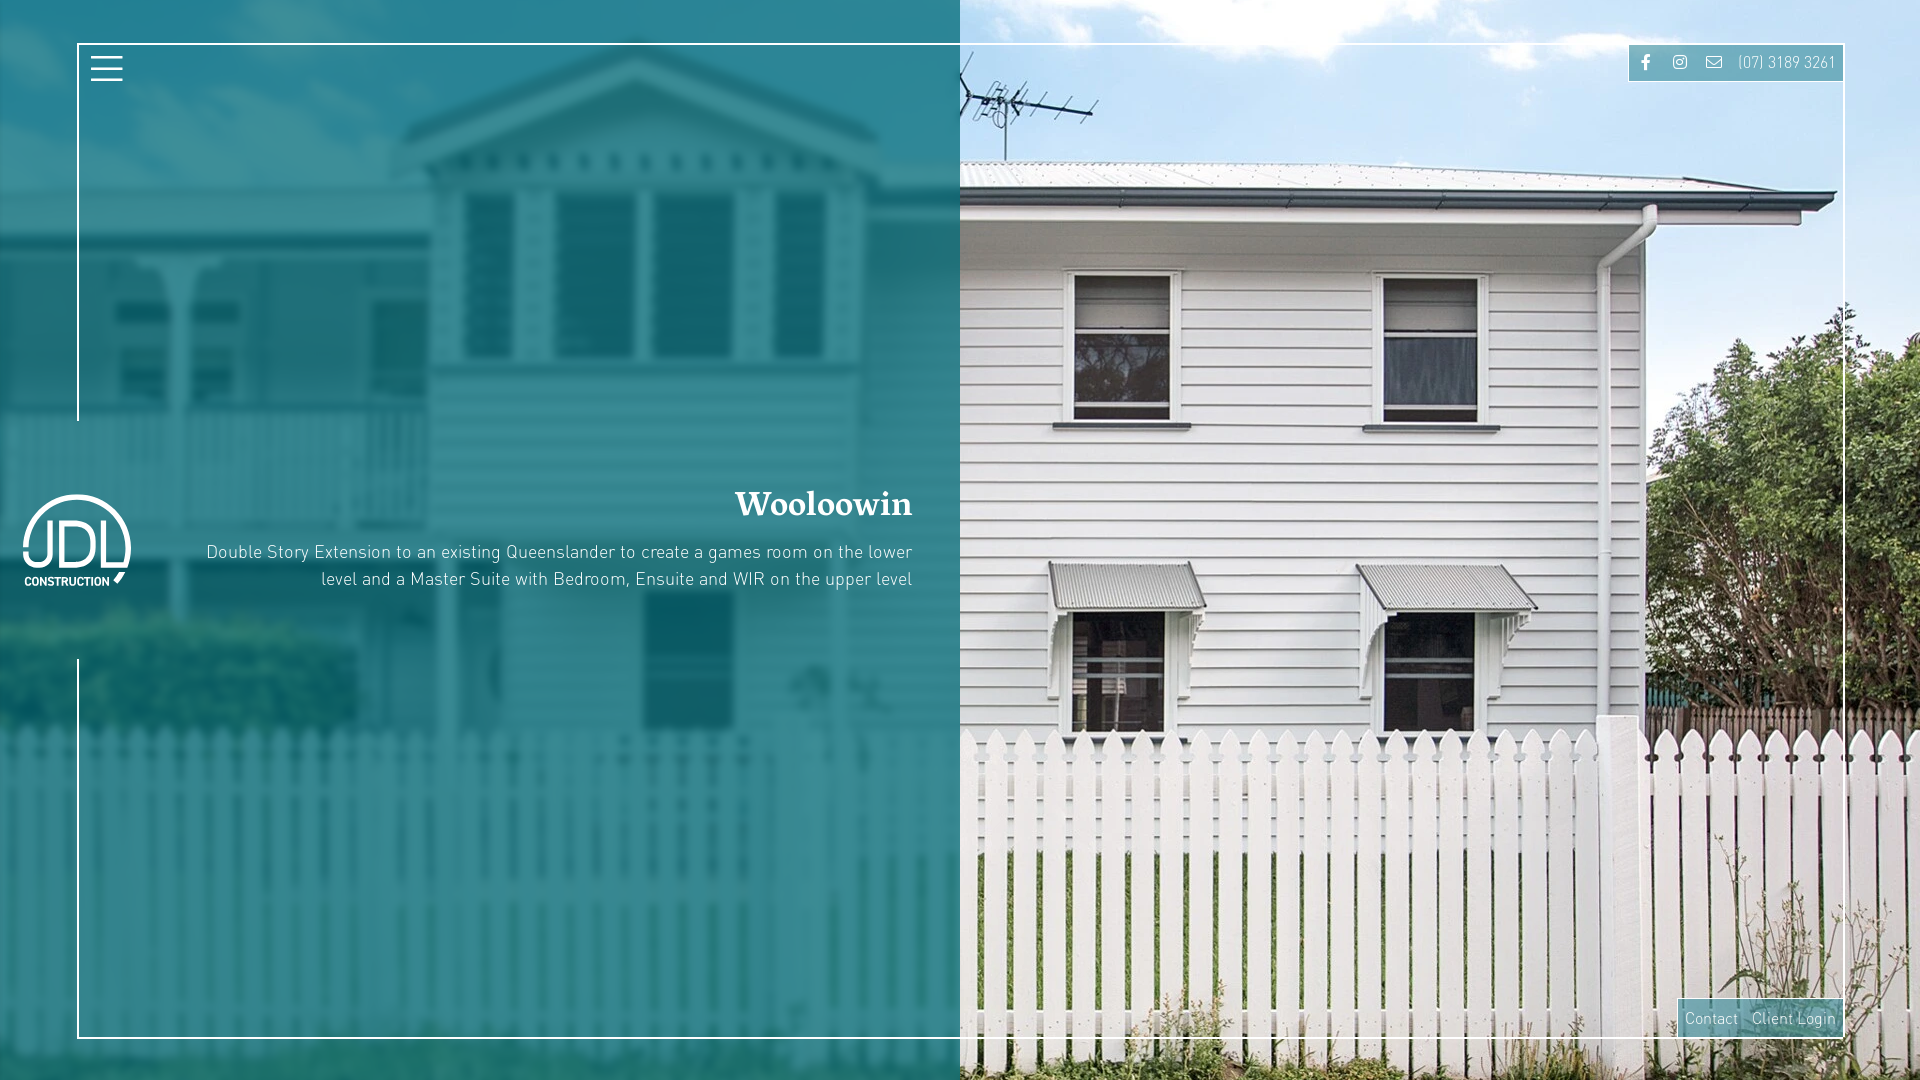 The width and height of the screenshot is (1920, 1080). Describe the element at coordinates (1710, 1018) in the screenshot. I see `'Contact'` at that location.